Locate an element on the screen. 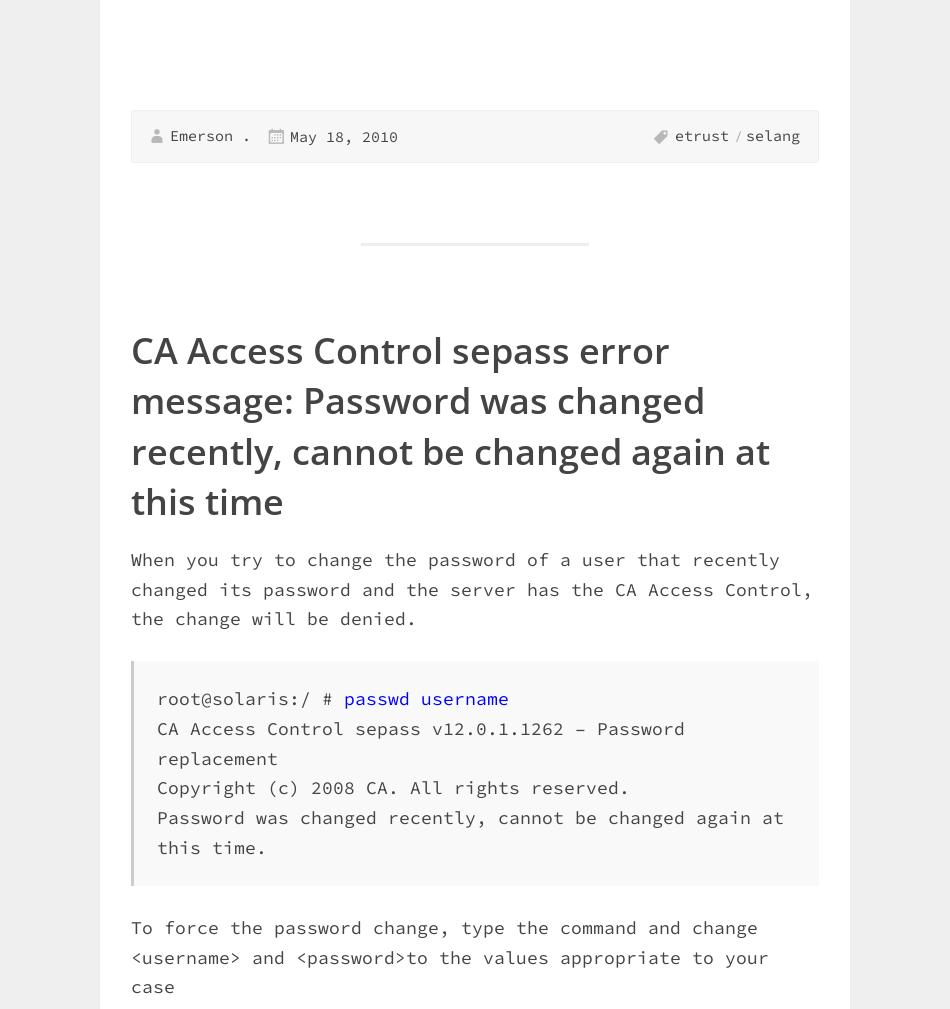 This screenshot has width=950, height=1009. 'passwd username' is located at coordinates (425, 698).